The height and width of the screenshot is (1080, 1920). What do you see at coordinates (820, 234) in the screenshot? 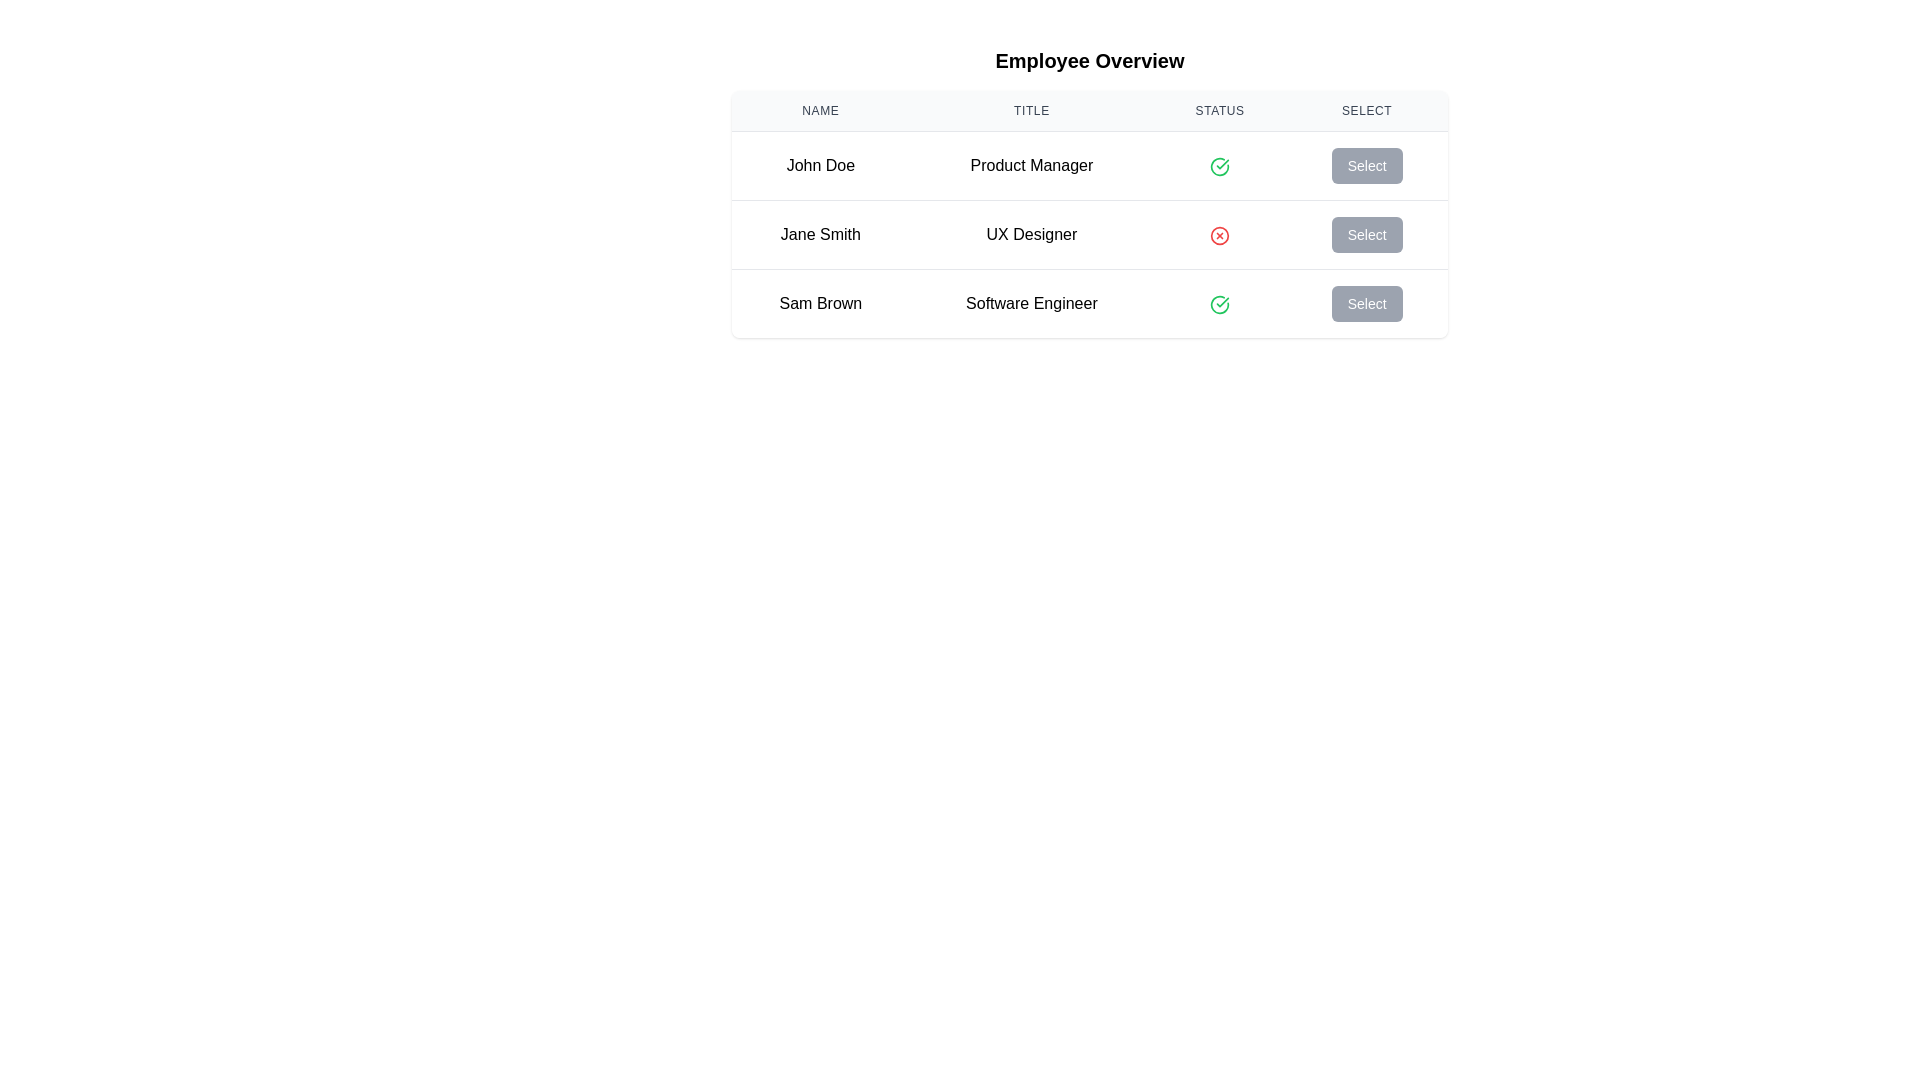
I see `the Table Cell displaying 'Jane Smith'` at bounding box center [820, 234].